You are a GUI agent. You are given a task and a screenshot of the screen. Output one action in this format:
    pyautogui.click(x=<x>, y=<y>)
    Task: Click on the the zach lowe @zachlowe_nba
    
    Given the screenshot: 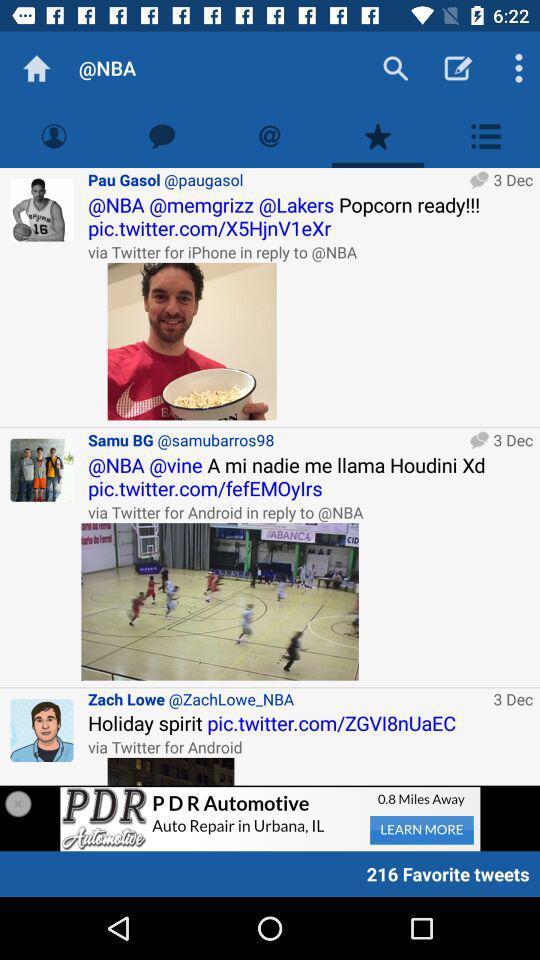 What is the action you would take?
    pyautogui.click(x=286, y=699)
    